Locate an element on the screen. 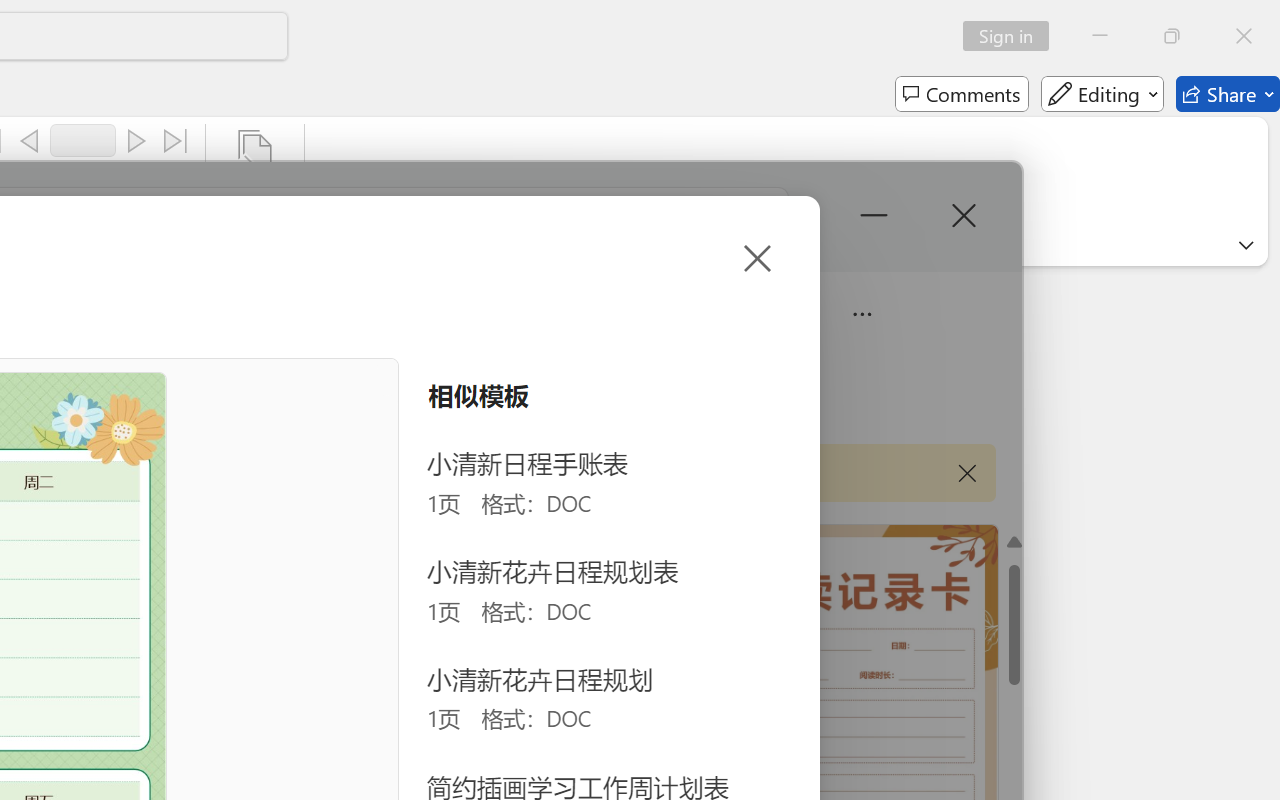 Image resolution: width=1280 pixels, height=800 pixels. 'Editing' is located at coordinates (1101, 94).